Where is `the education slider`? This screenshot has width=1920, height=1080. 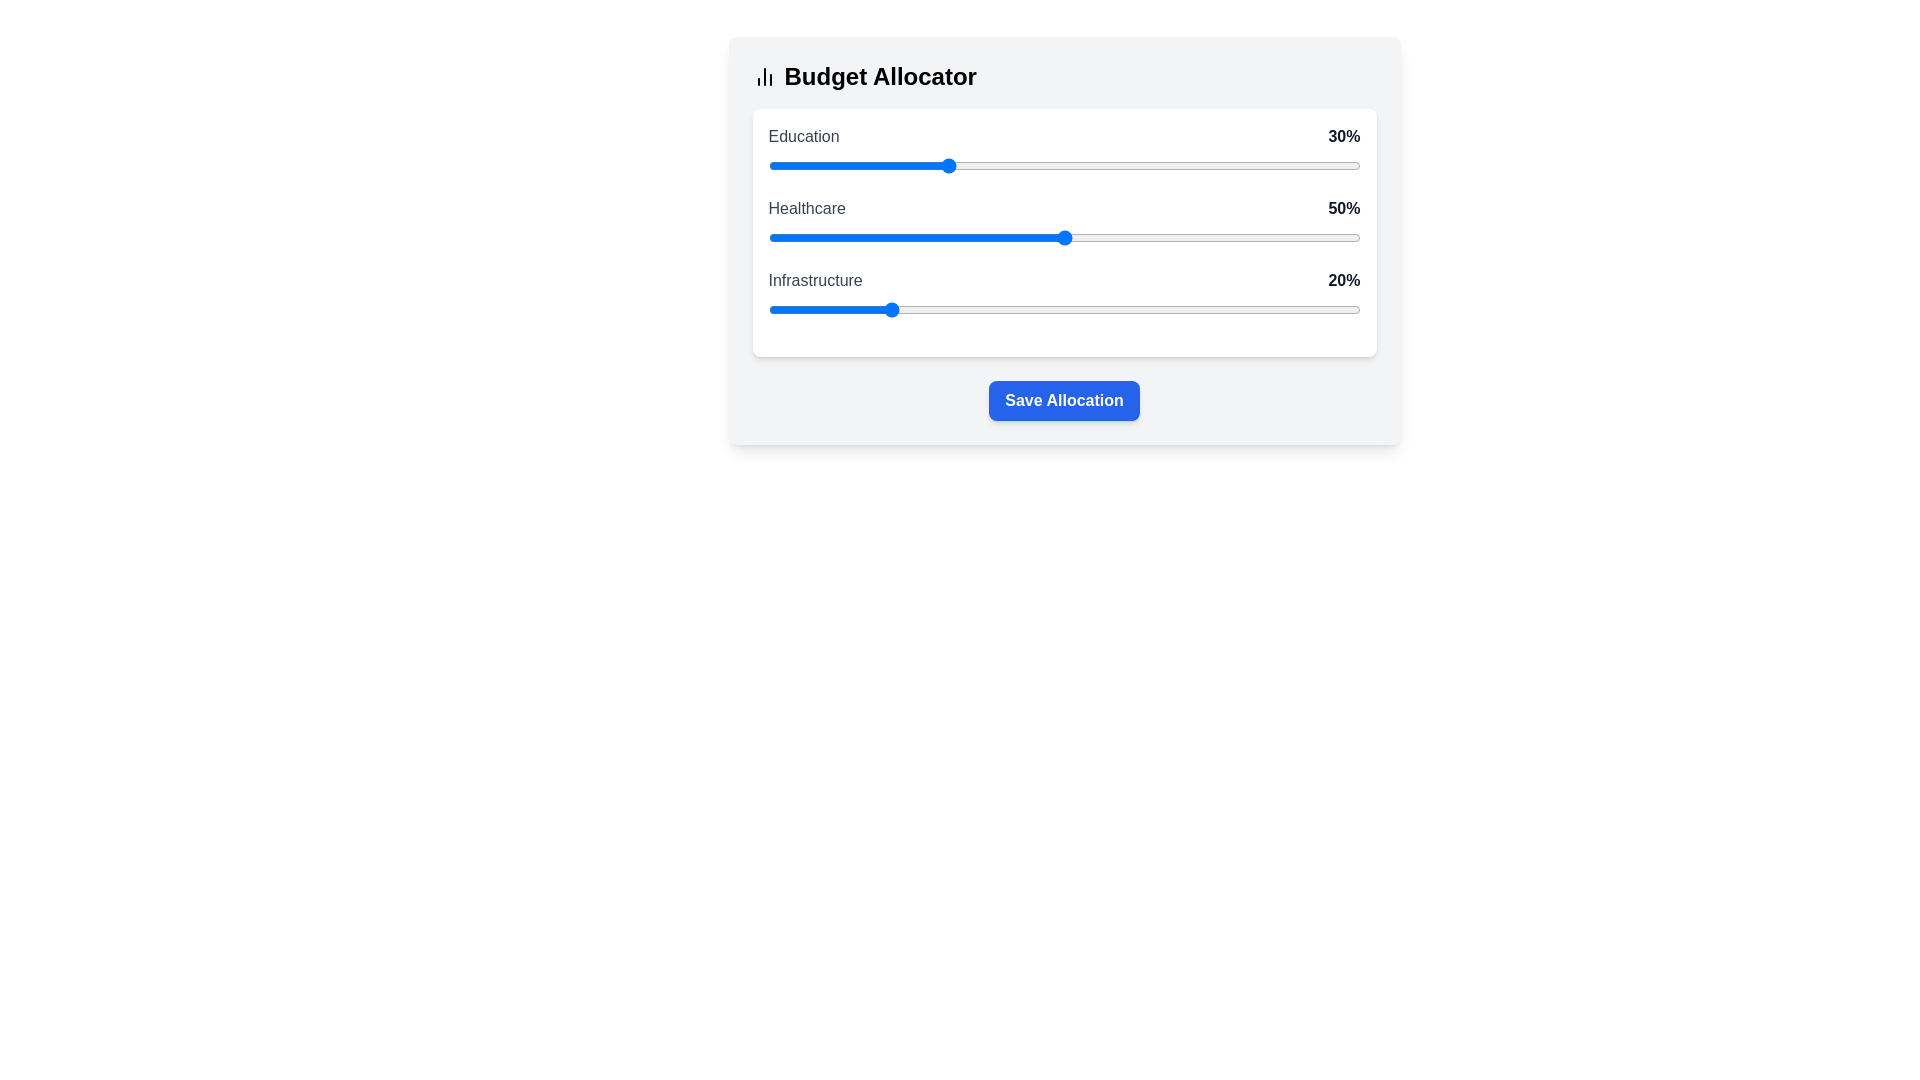
the education slider is located at coordinates (1324, 164).